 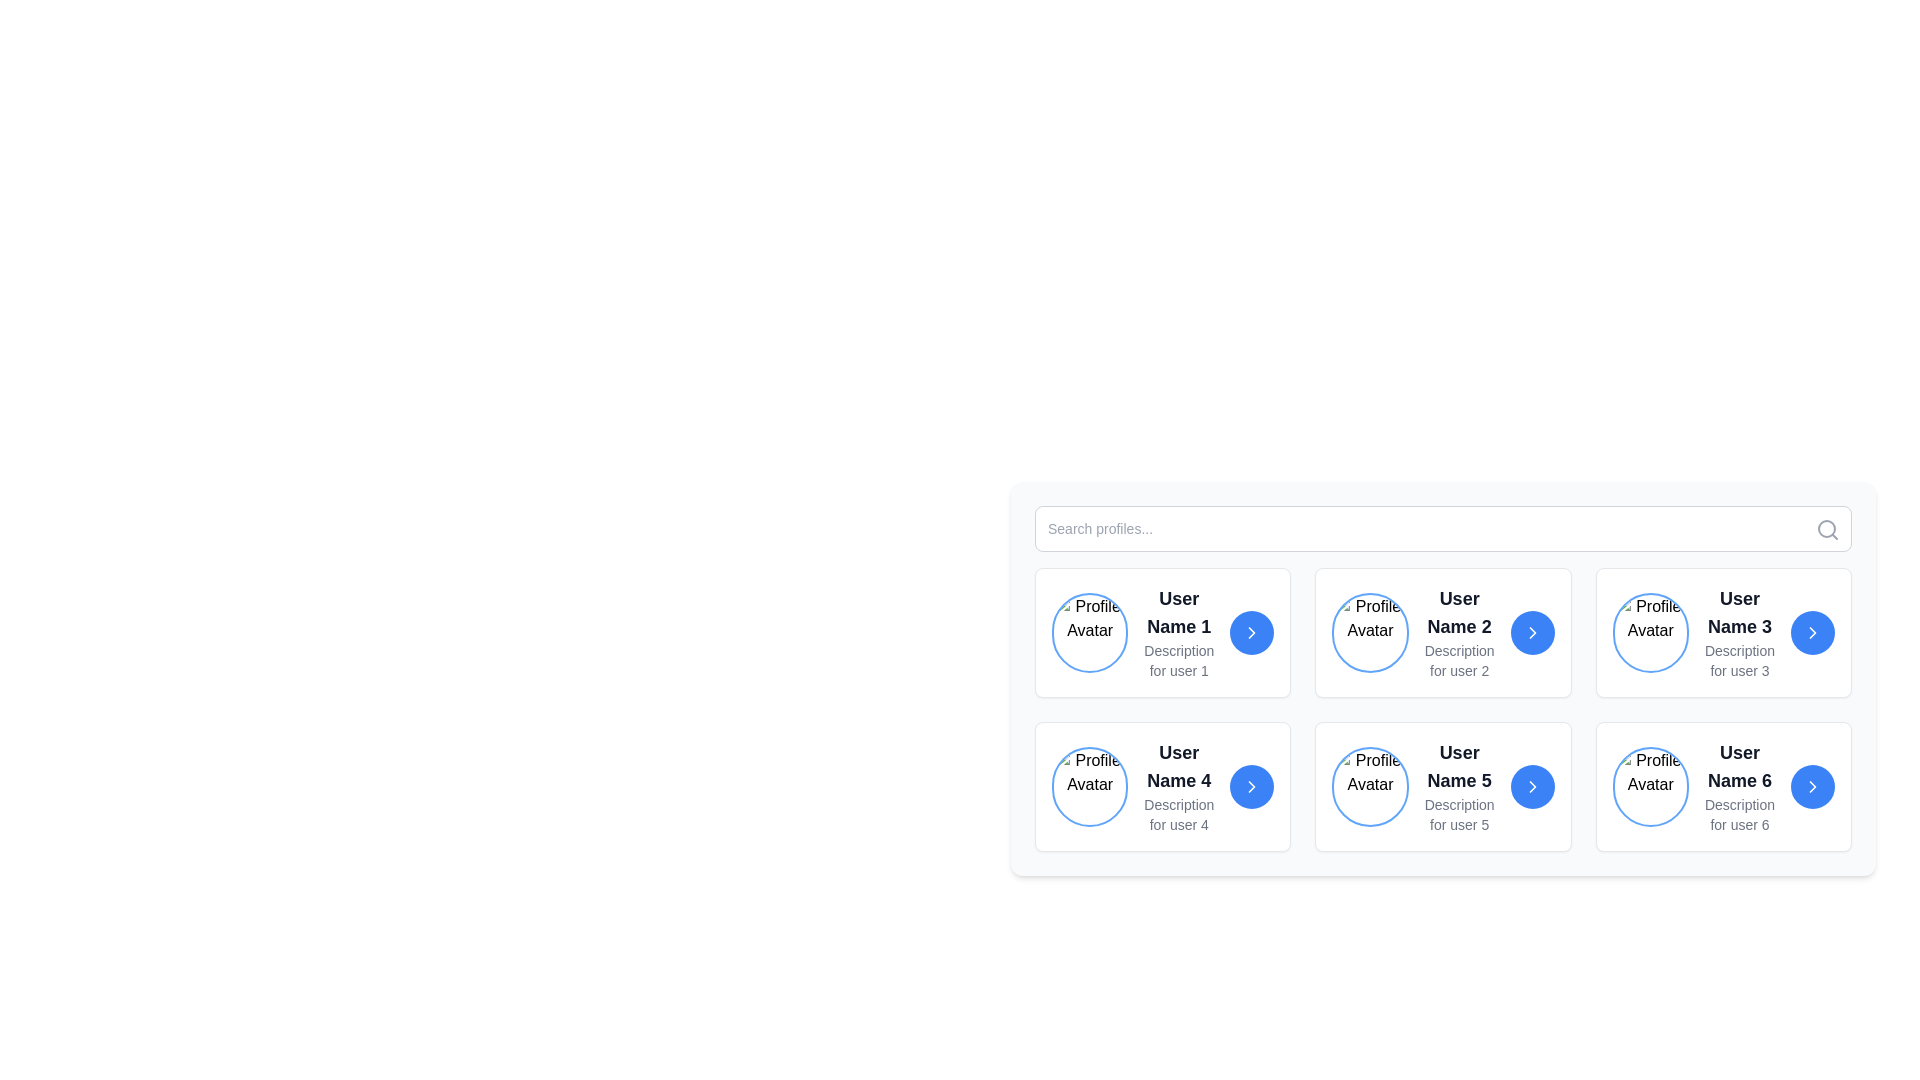 What do you see at coordinates (1251, 632) in the screenshot?
I see `the chevron arrow SVG icon within the button located to the right of 'User Name 1' in the top-left card of the grid to possibly view a tooltip` at bounding box center [1251, 632].